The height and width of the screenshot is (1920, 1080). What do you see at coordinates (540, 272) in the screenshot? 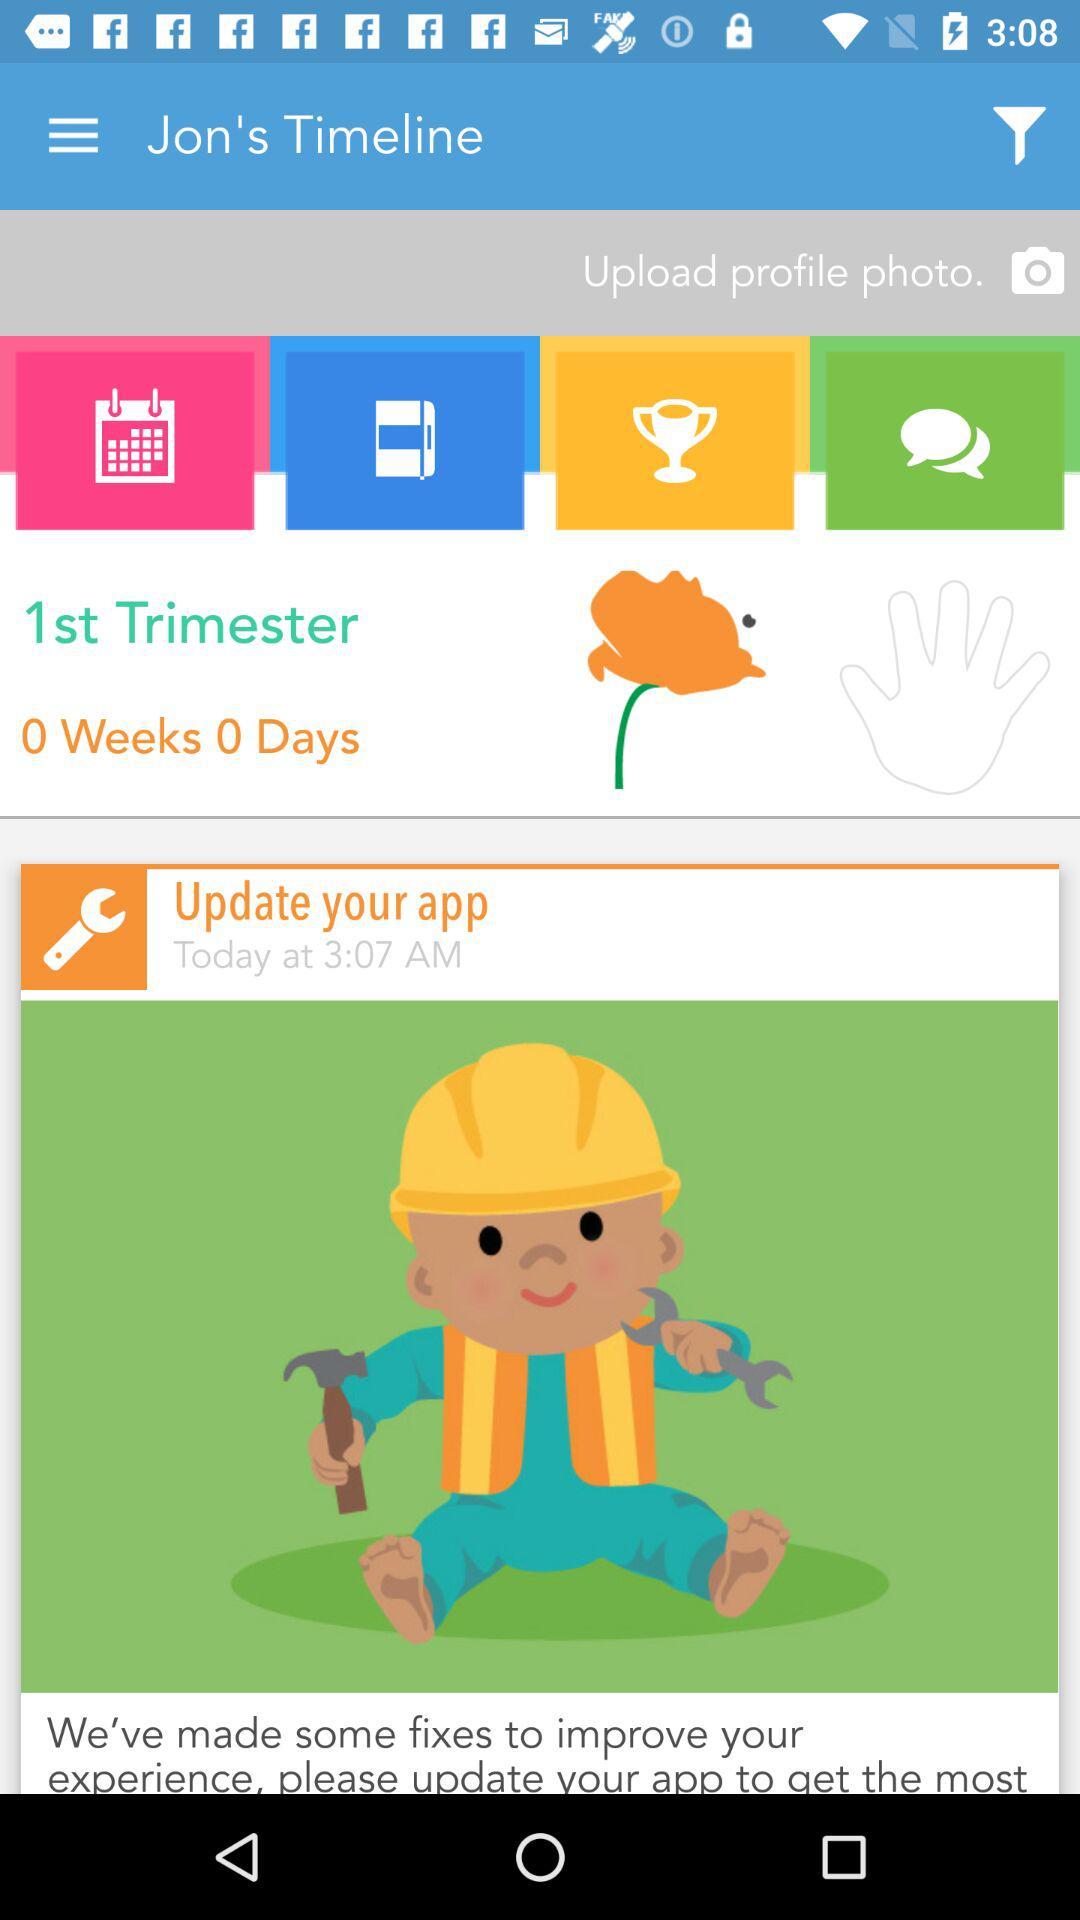
I see `upload profile photo. item` at bounding box center [540, 272].